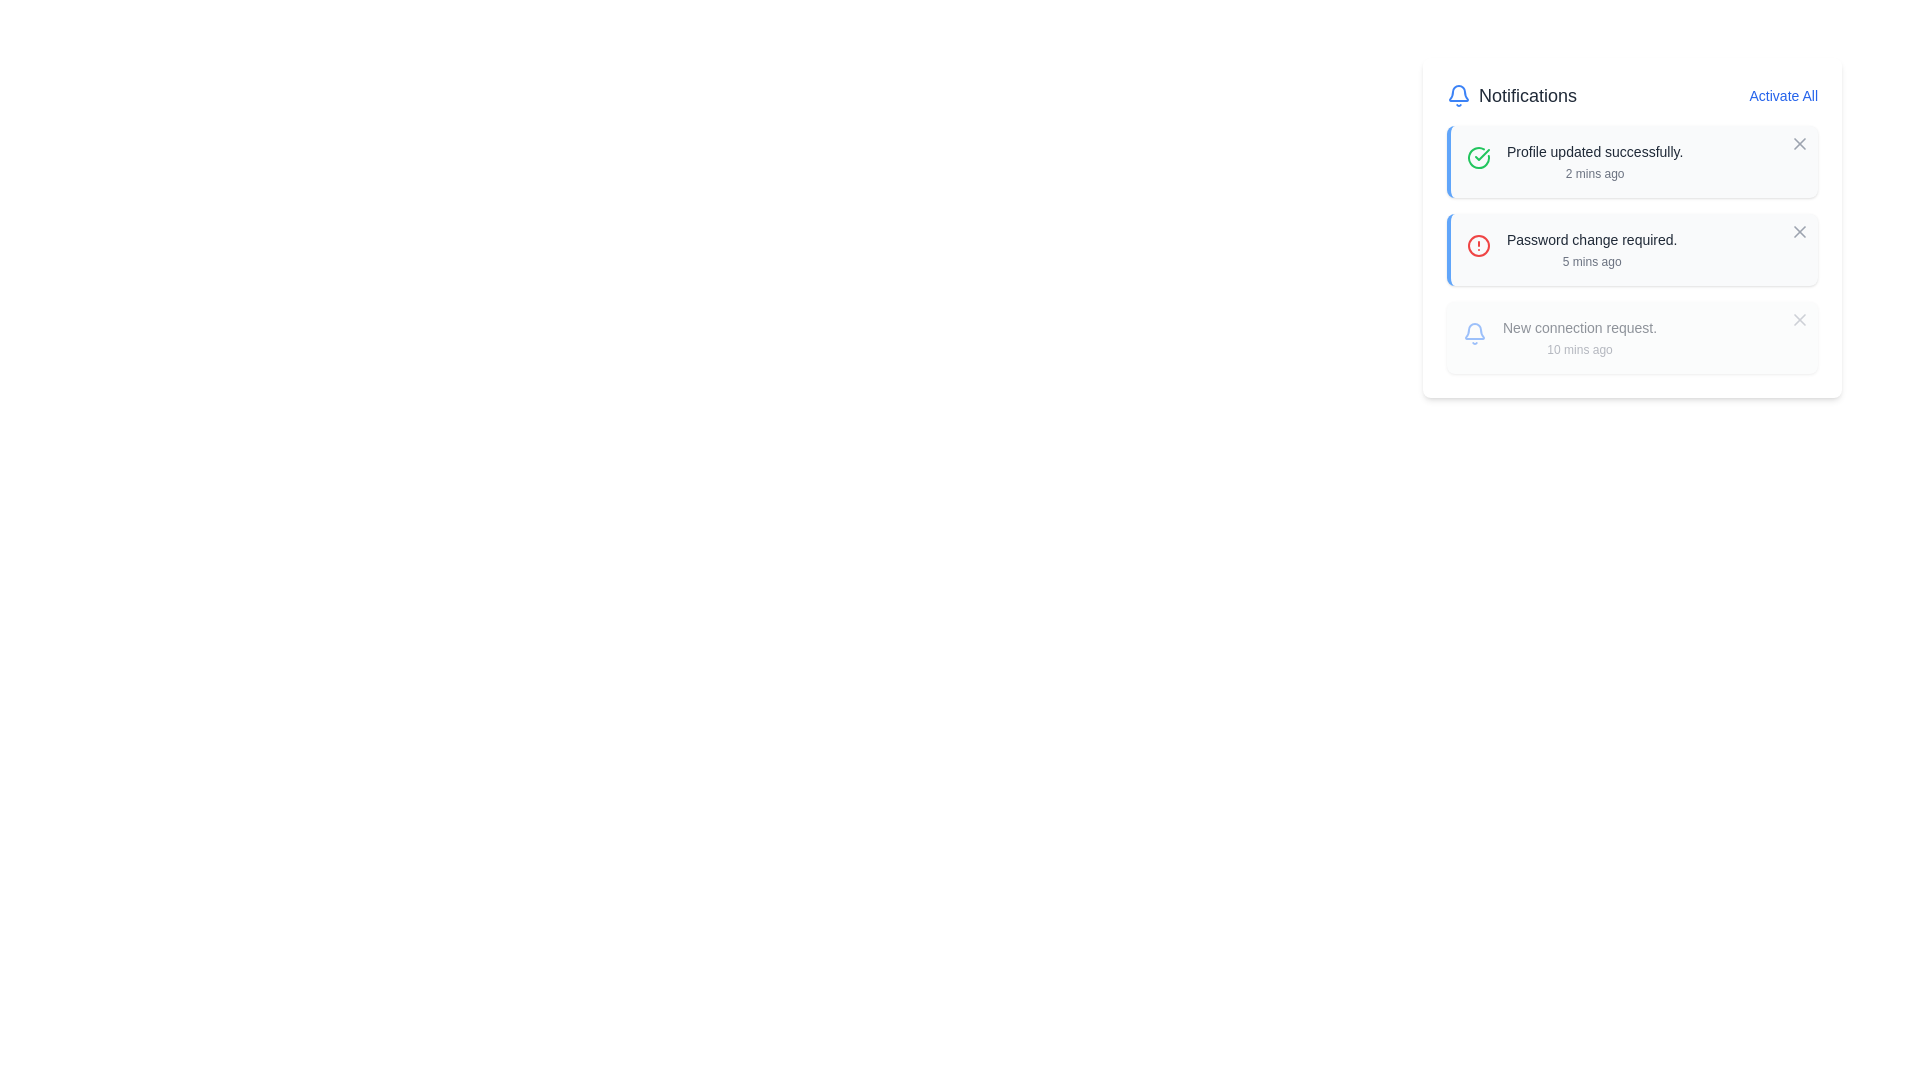  What do you see at coordinates (1478, 245) in the screenshot?
I see `the 'Password change required' notification icon in the sidebar, which indicates an alert for a password change` at bounding box center [1478, 245].